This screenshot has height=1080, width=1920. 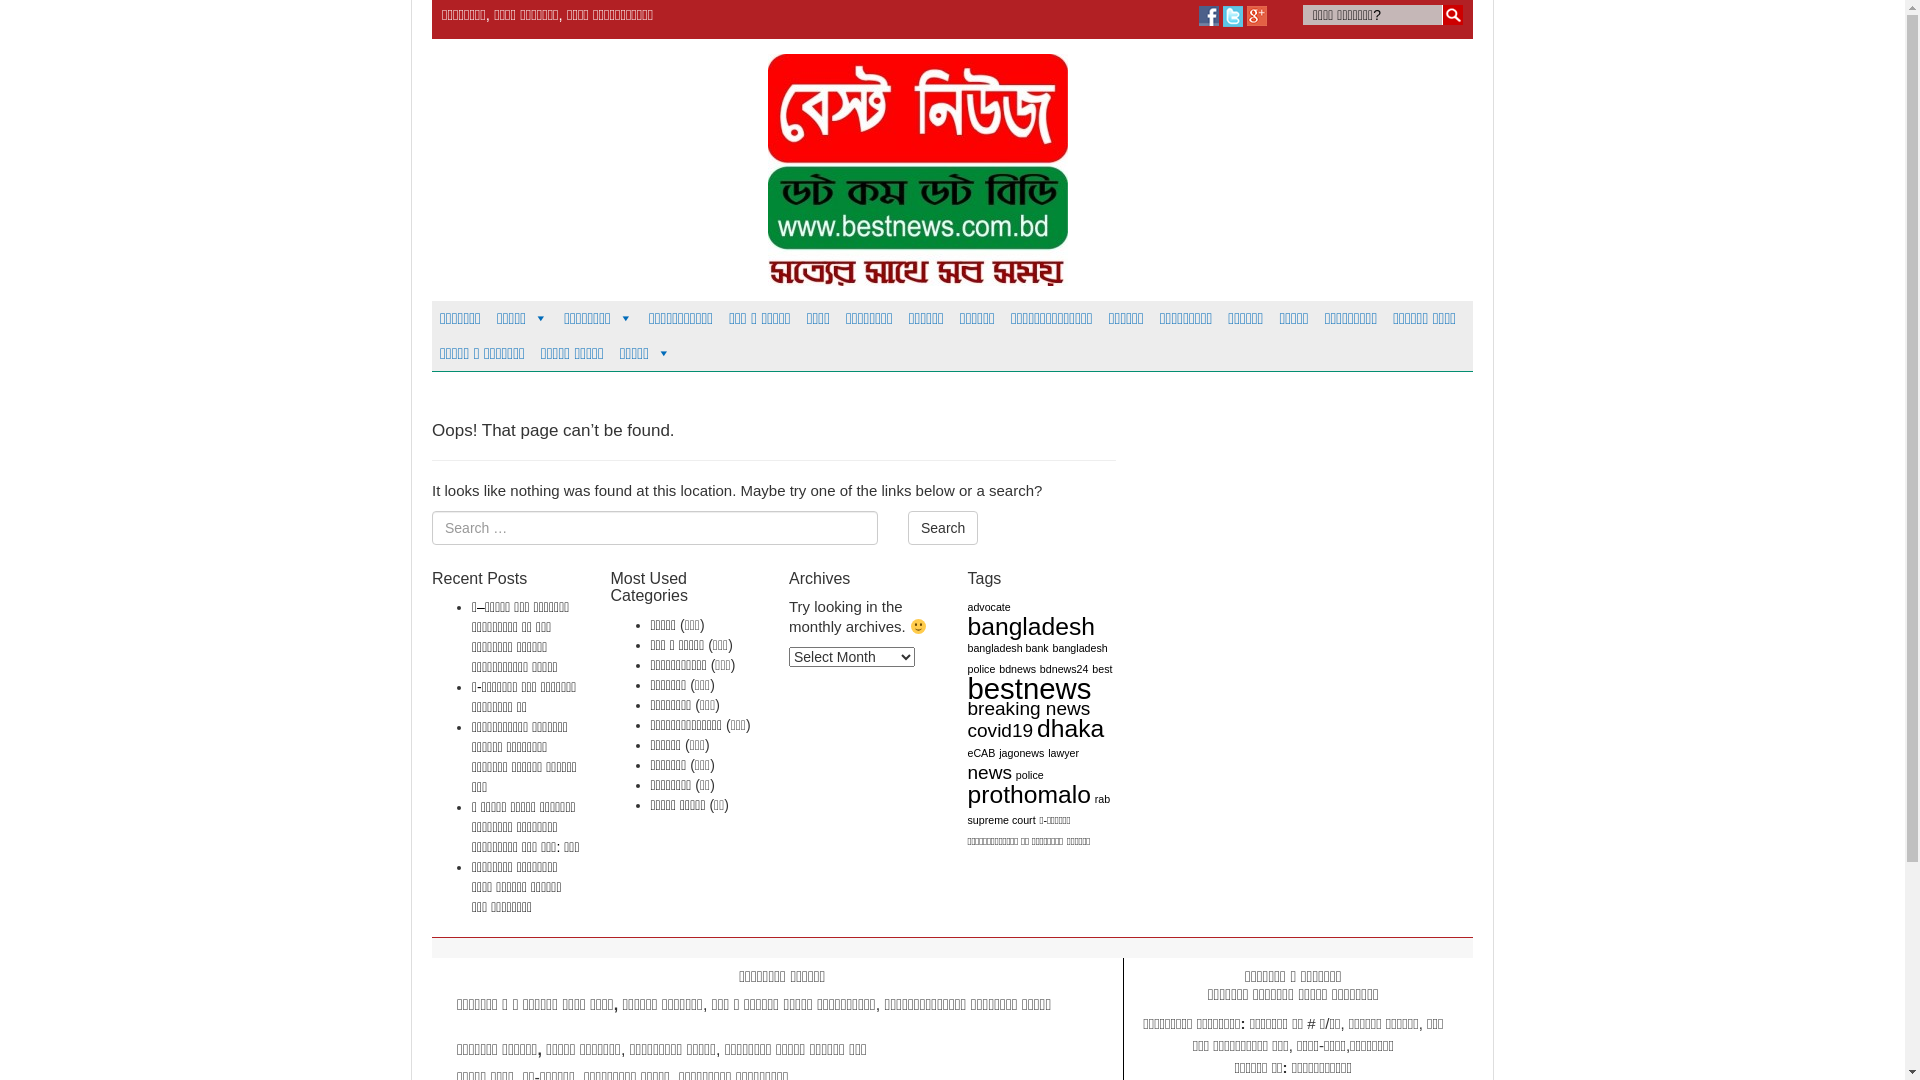 I want to click on 'bdnews24', so click(x=1063, y=668).